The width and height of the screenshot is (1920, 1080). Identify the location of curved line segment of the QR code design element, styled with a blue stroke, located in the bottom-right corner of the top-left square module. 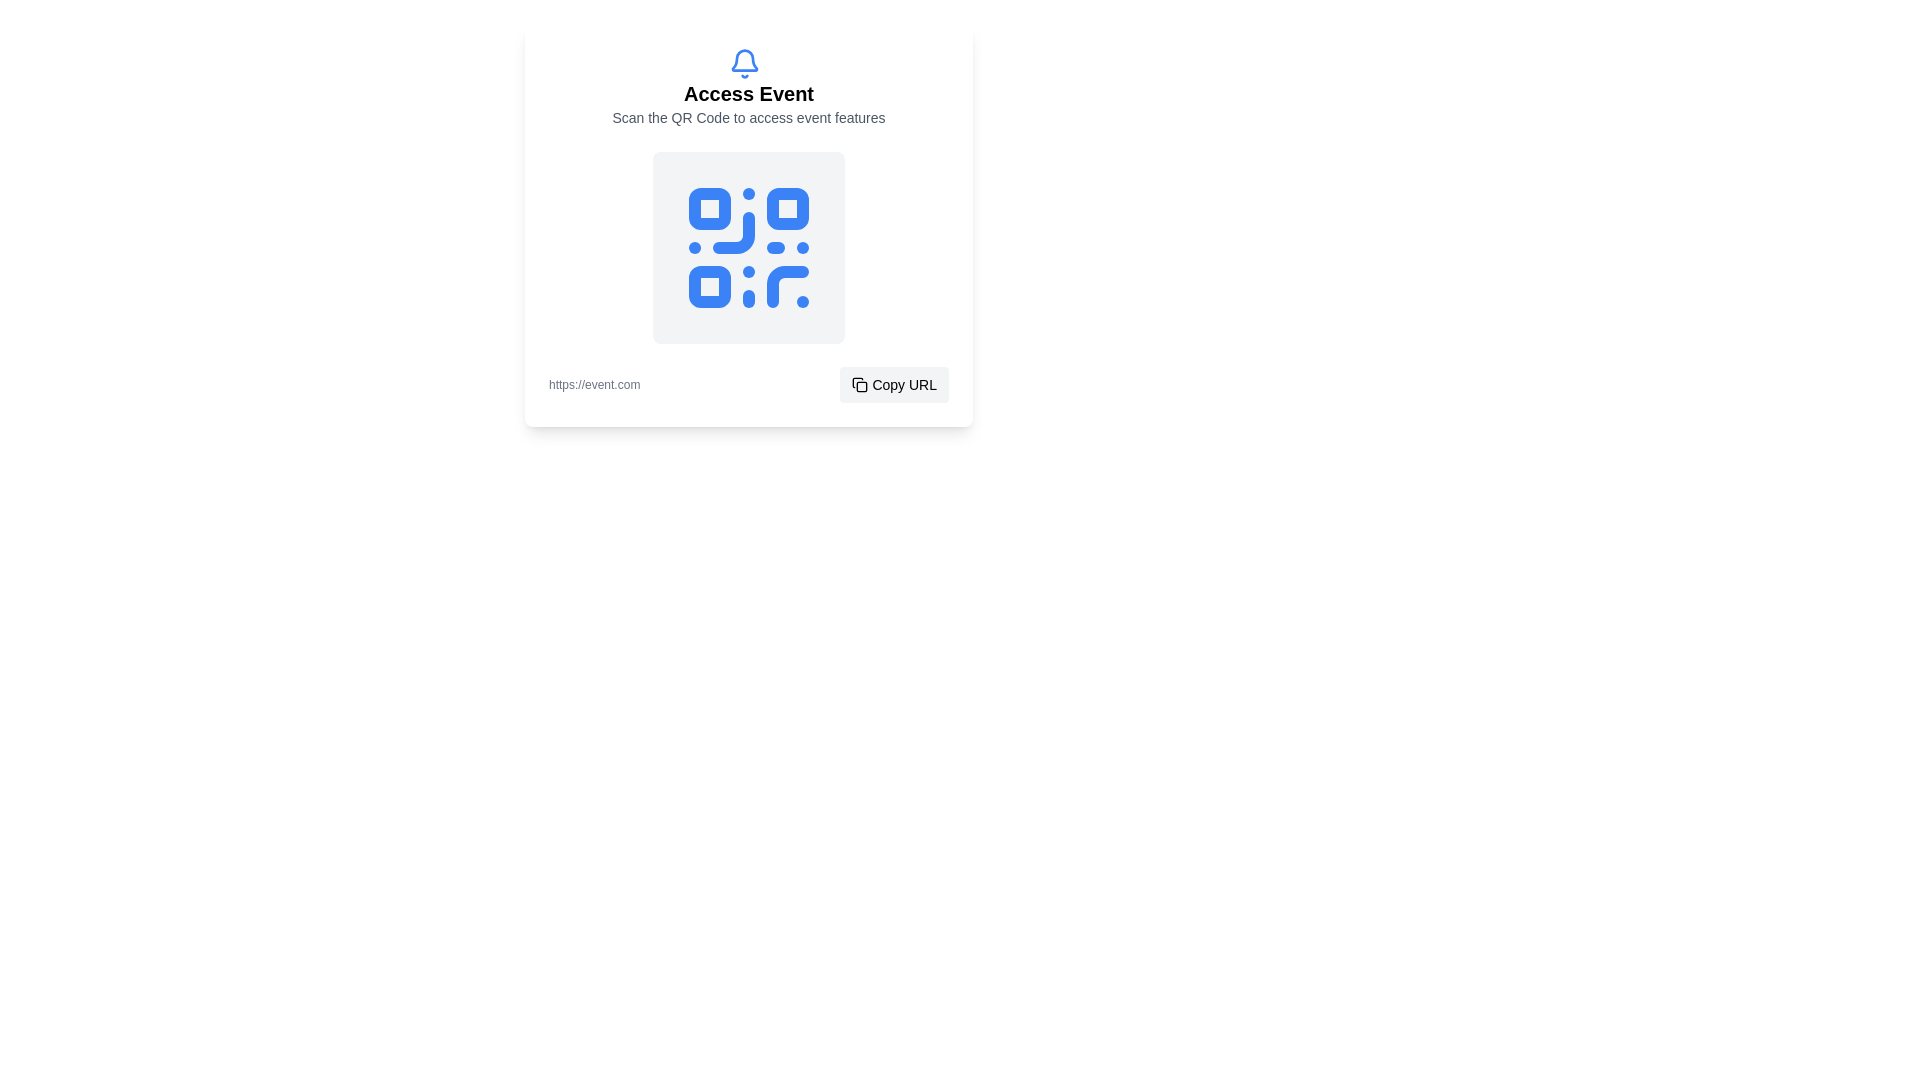
(733, 231).